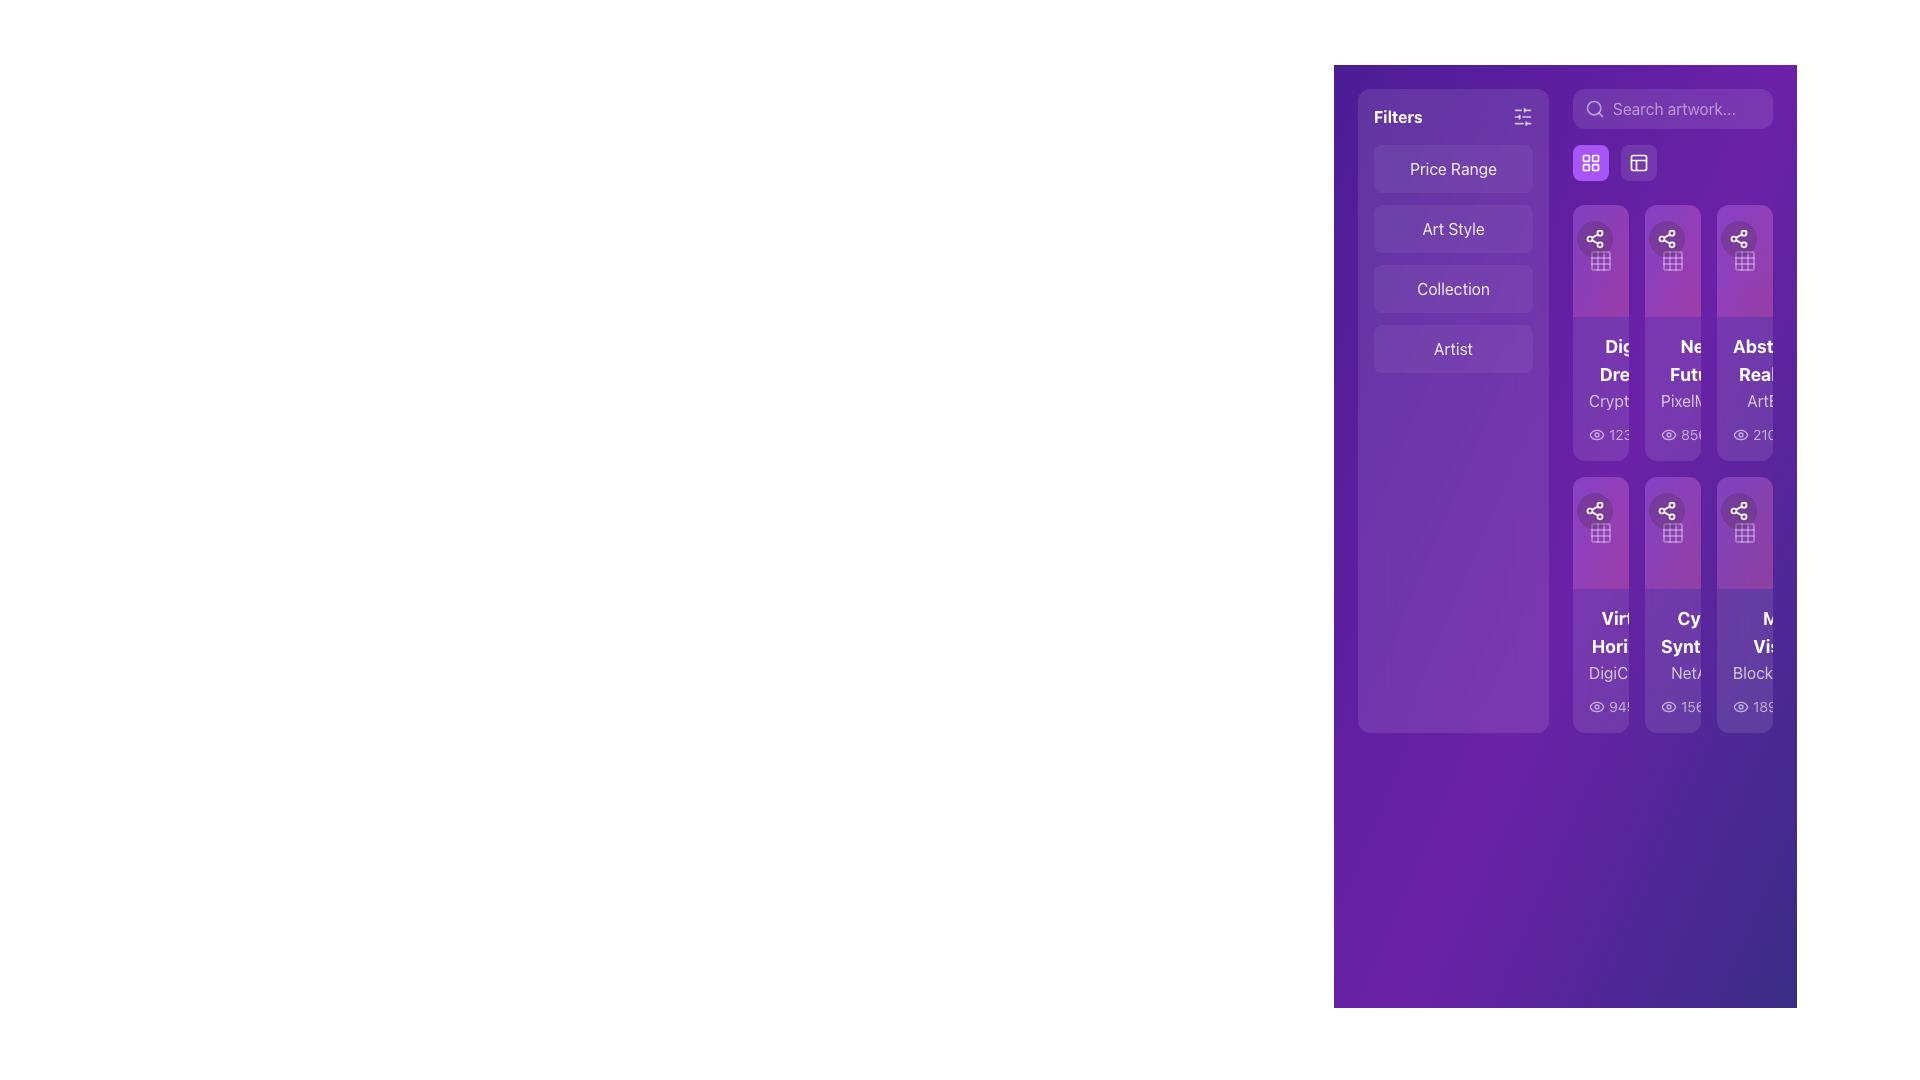 The height and width of the screenshot is (1080, 1920). Describe the element at coordinates (1596, 705) in the screenshot. I see `the eye icon, which is part of a group containing the numeric text '945', located below the title 'Virtual Horizons'` at that location.